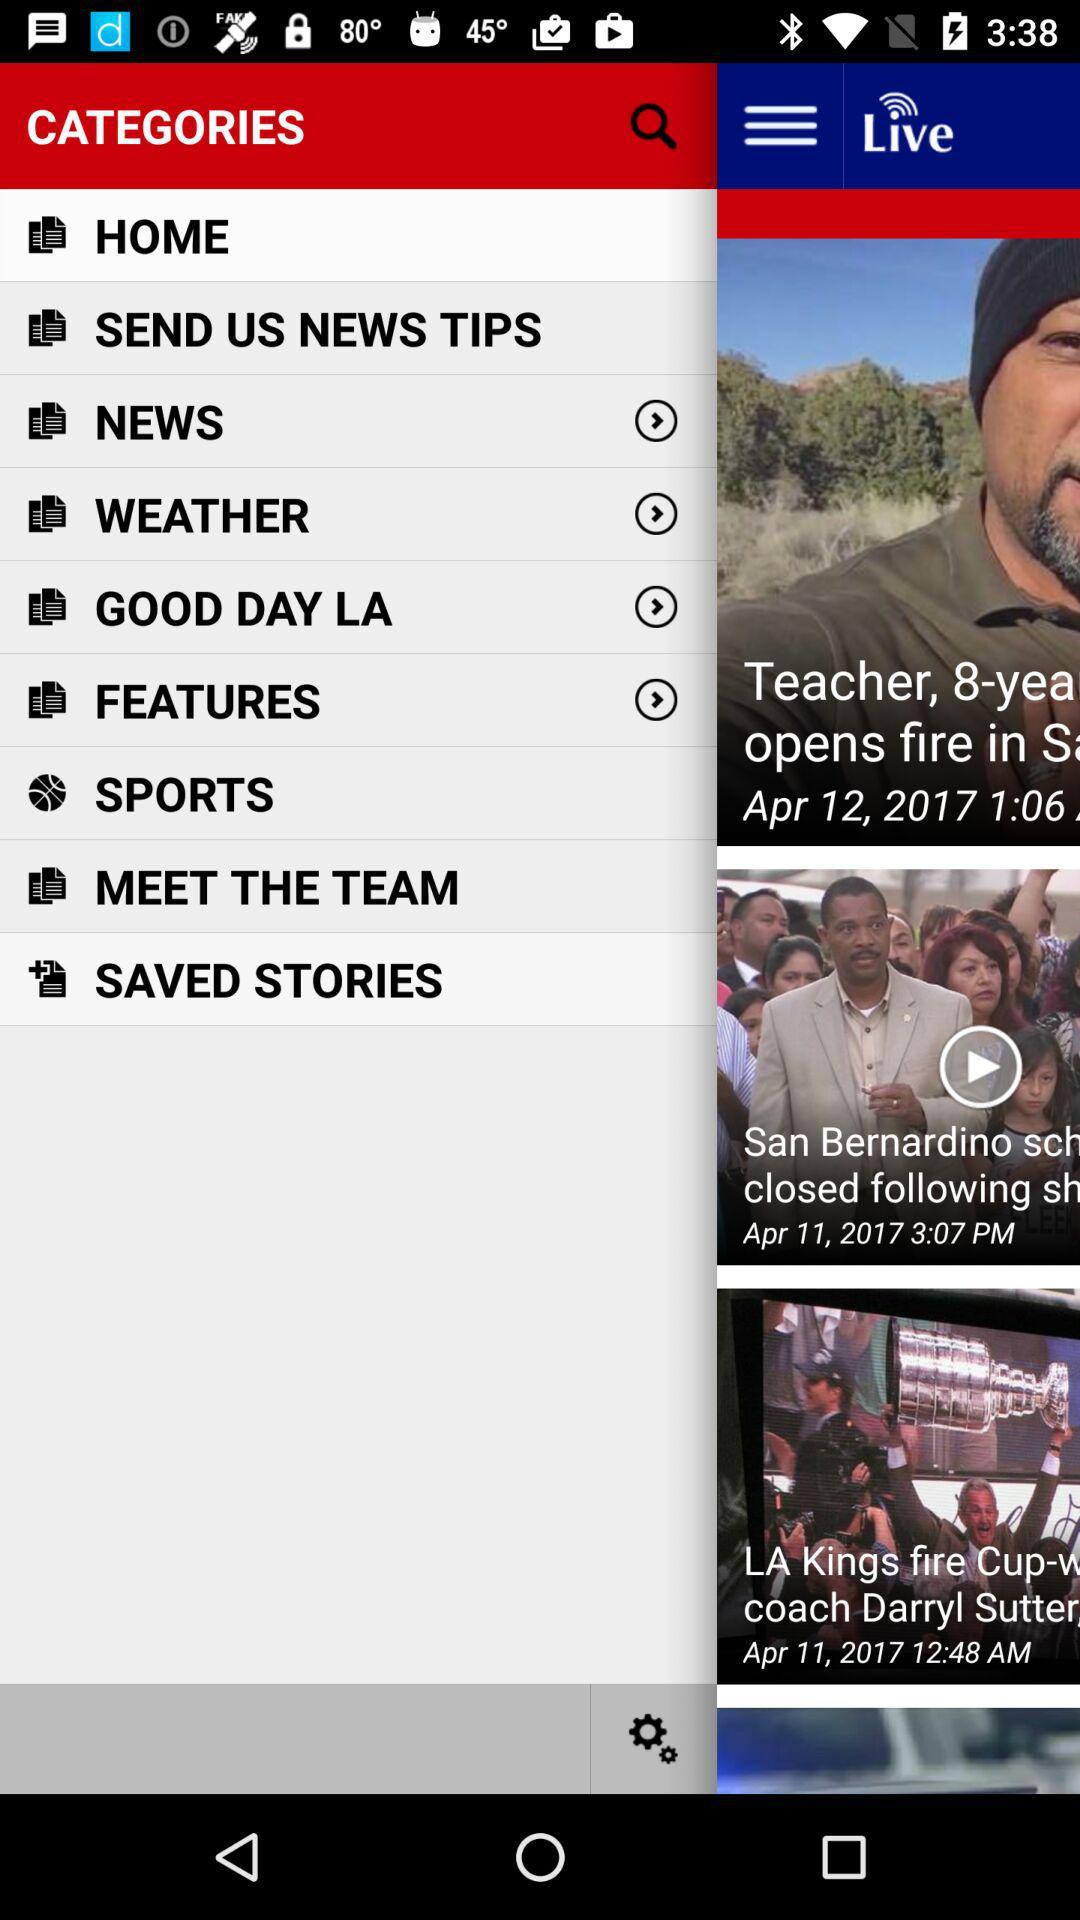 Image resolution: width=1080 pixels, height=1920 pixels. I want to click on the menu icon, so click(778, 124).